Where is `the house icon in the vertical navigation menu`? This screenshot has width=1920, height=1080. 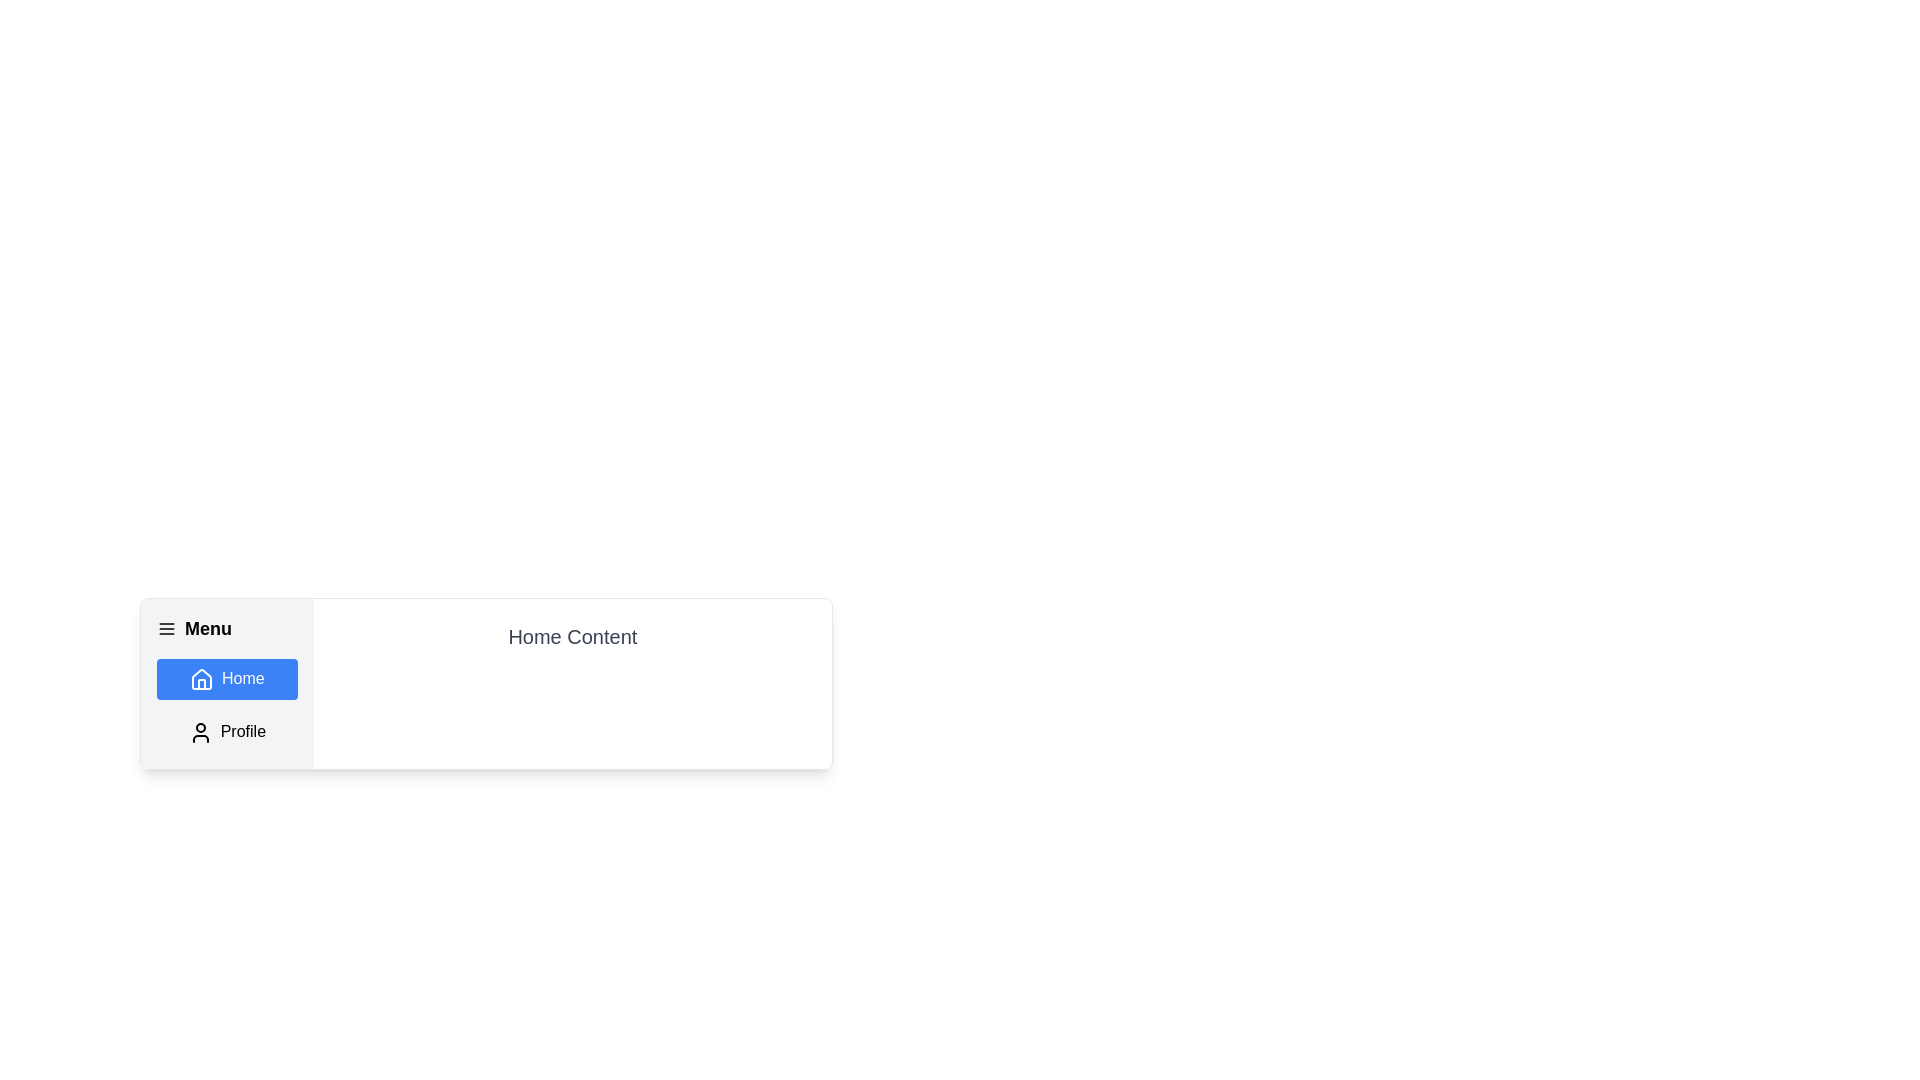
the house icon in the vertical navigation menu is located at coordinates (201, 678).